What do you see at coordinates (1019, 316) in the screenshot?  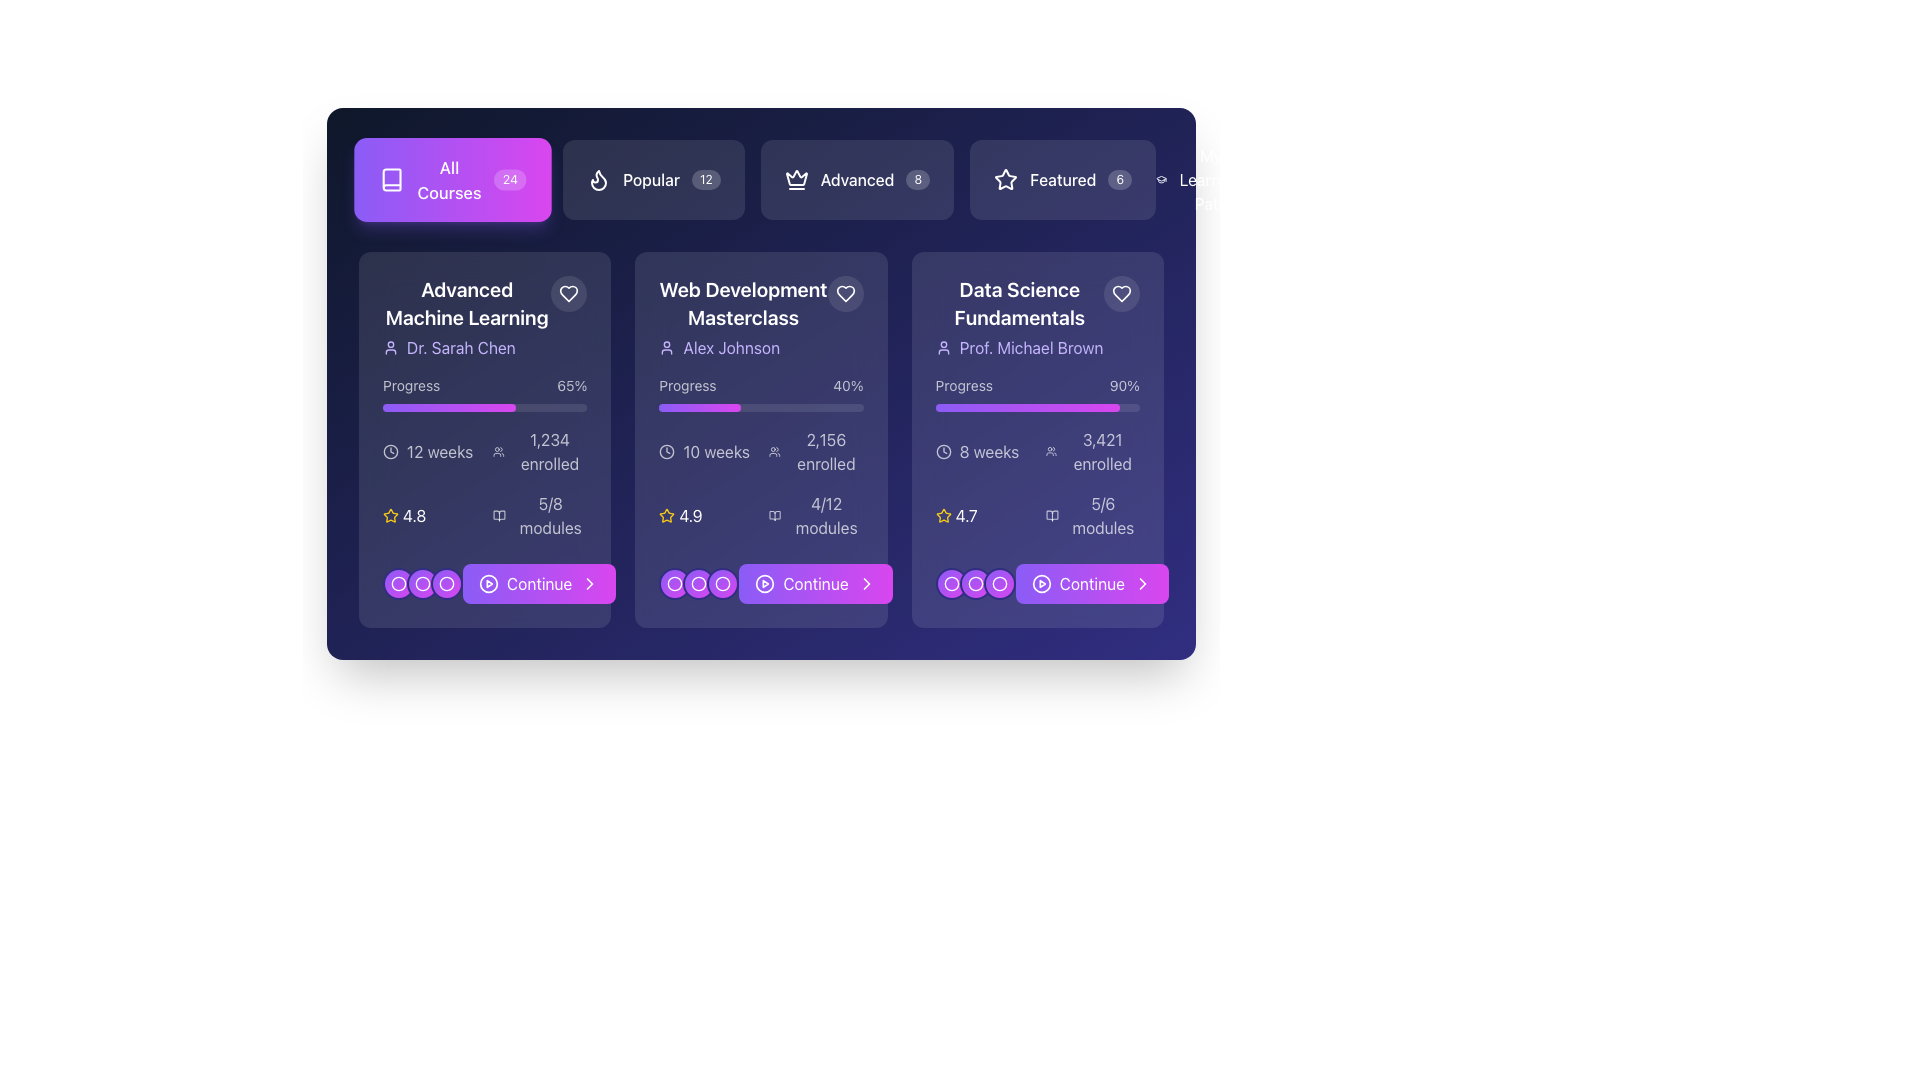 I see `the Text element with the heading 'Data Science Fundamentals' and the subtitle 'Prof. Michael Brown'` at bounding box center [1019, 316].